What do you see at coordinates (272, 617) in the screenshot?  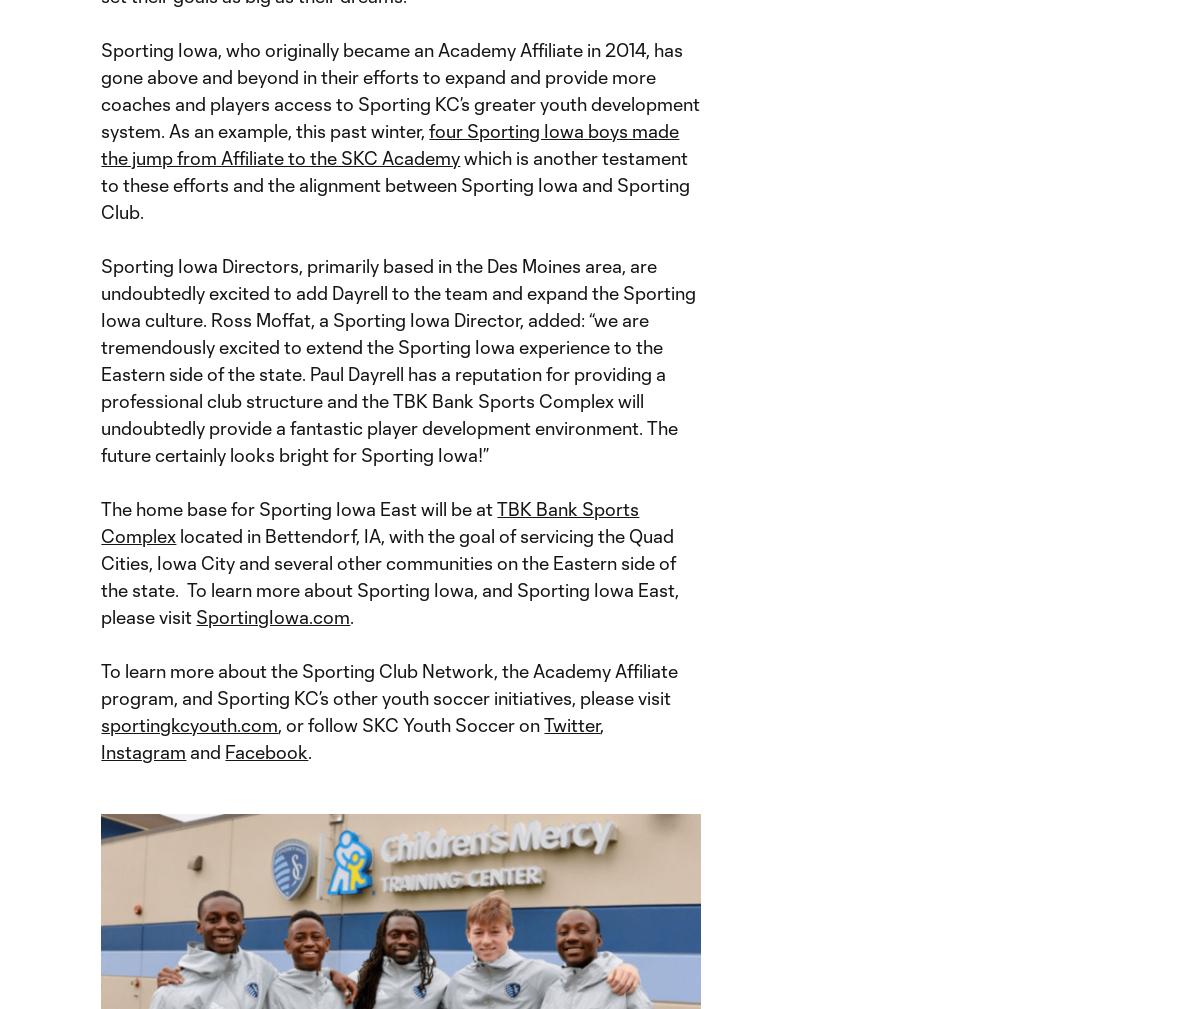 I see `'SportingIowa.com'` at bounding box center [272, 617].